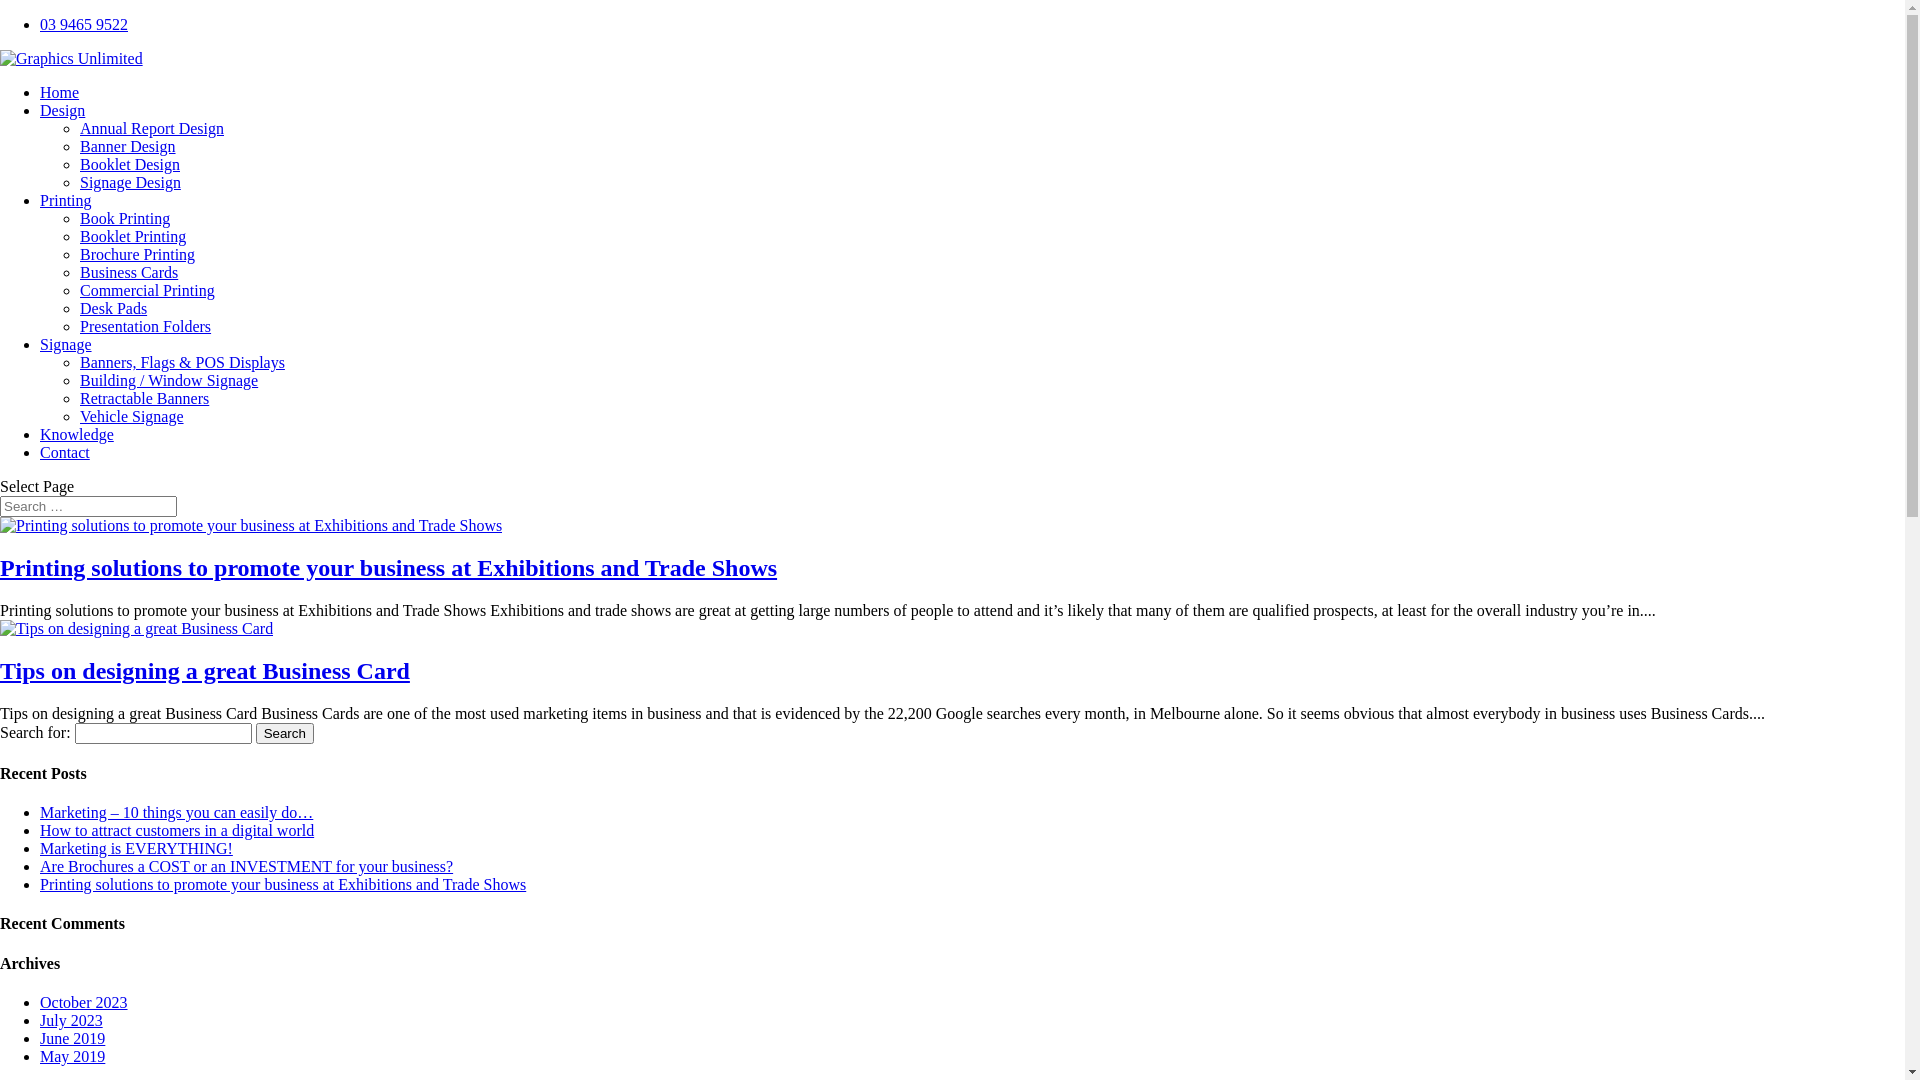  I want to click on 'Design', so click(62, 110).